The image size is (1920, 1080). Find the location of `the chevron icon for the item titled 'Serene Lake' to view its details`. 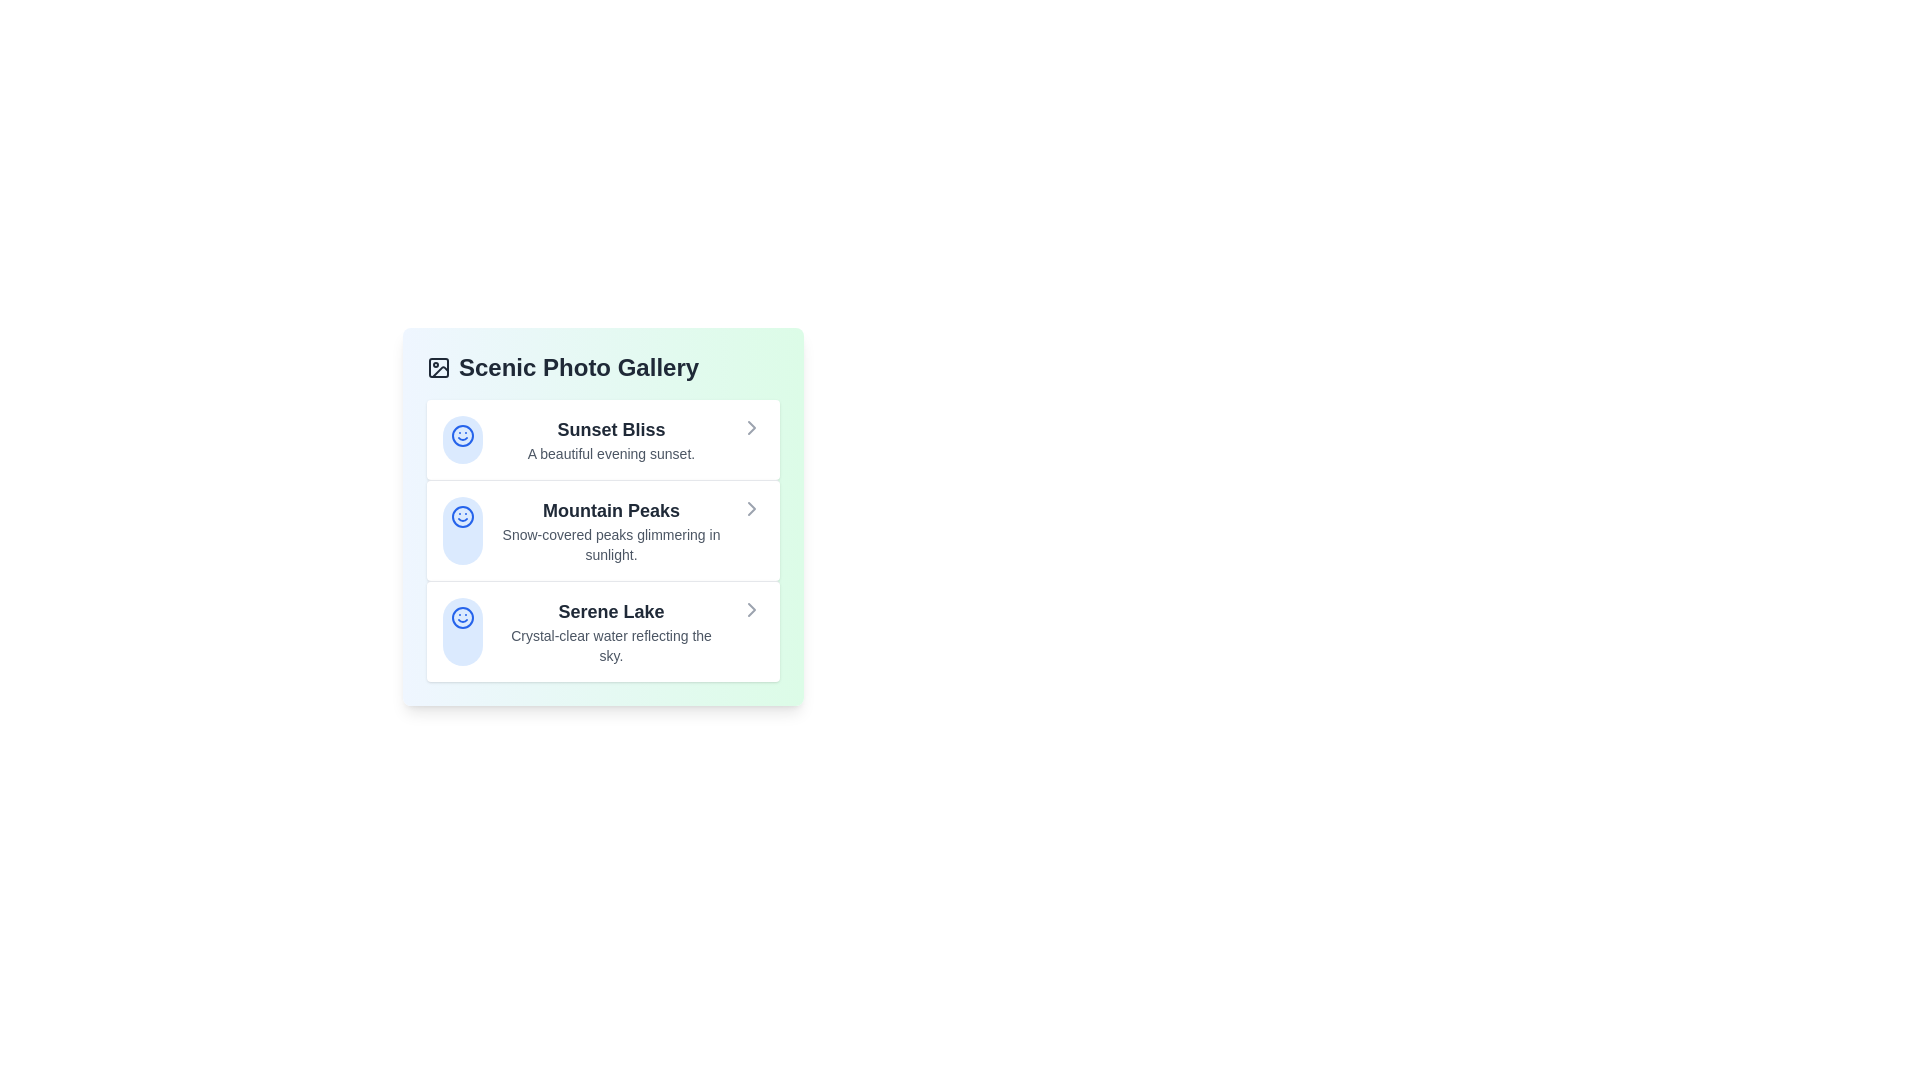

the chevron icon for the item titled 'Serene Lake' to view its details is located at coordinates (751, 608).